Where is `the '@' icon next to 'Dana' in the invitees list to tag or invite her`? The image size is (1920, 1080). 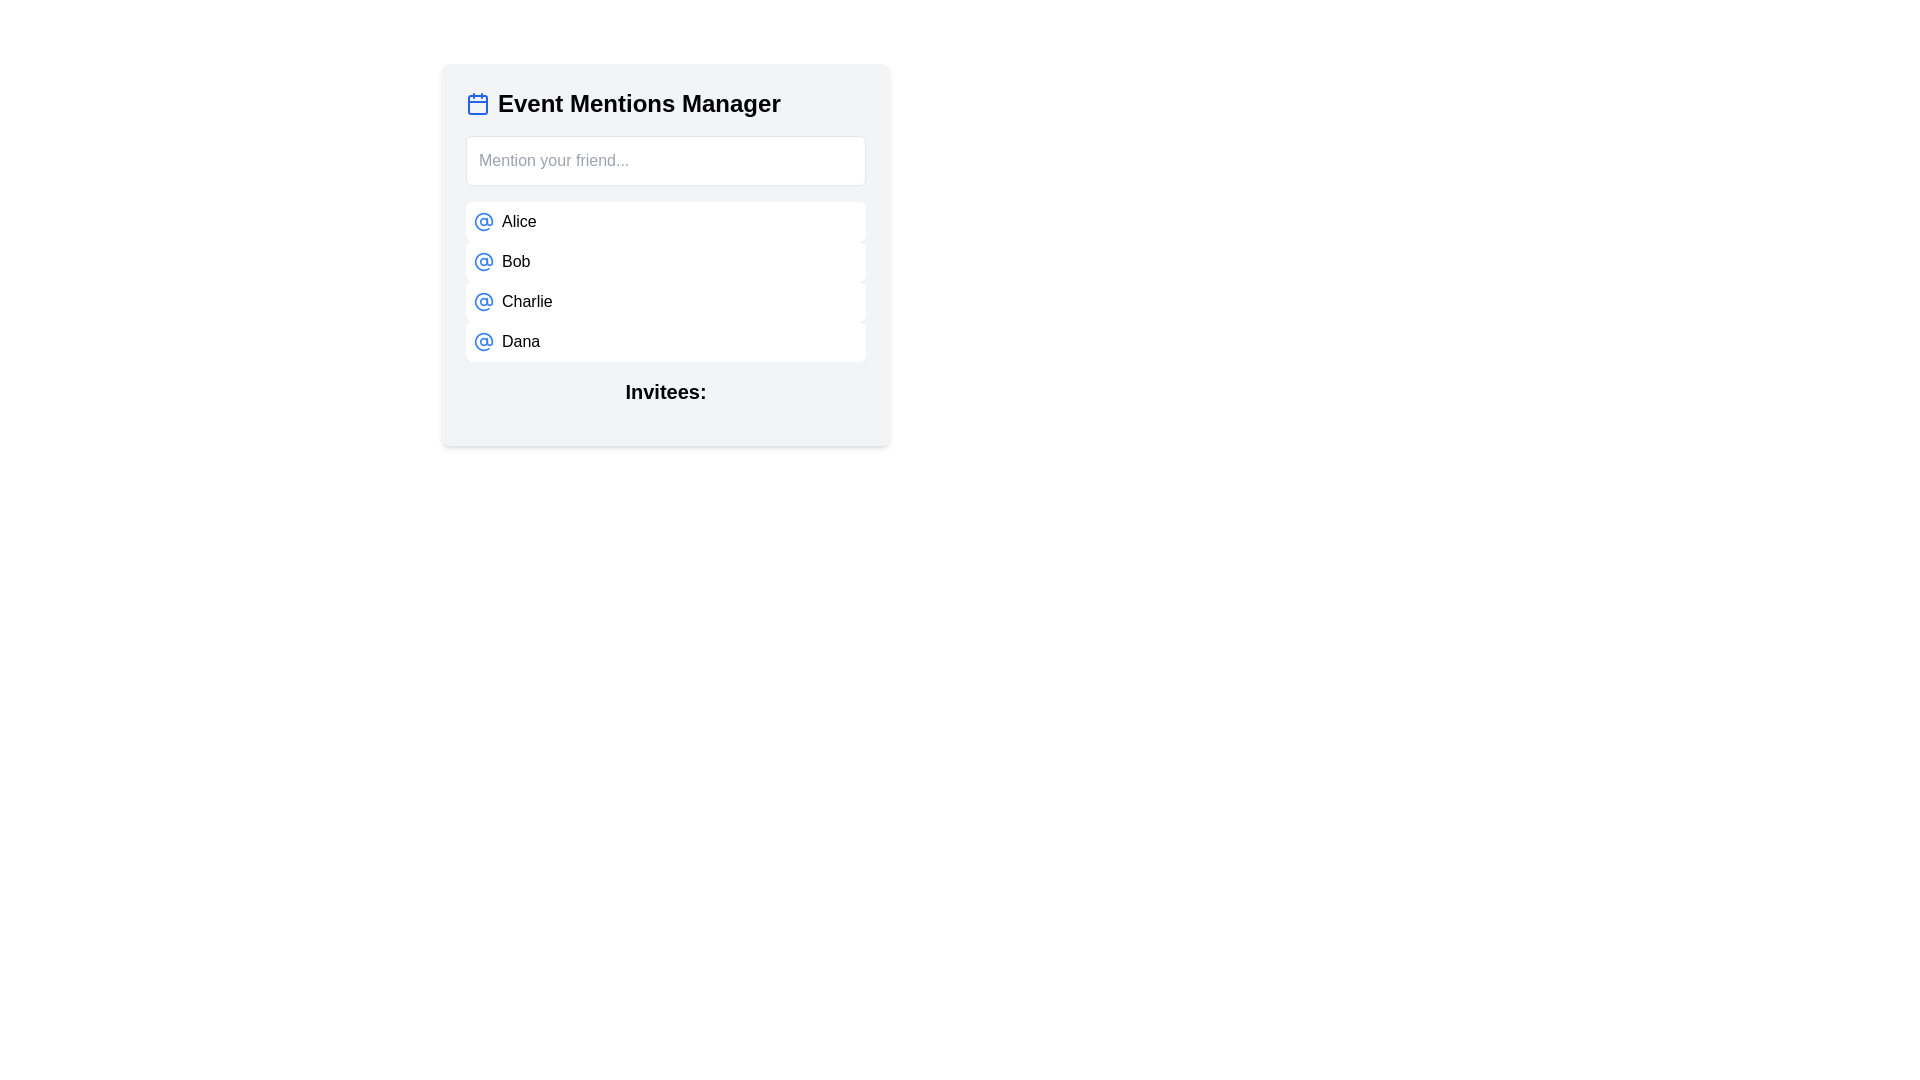
the '@' icon next to 'Dana' in the invitees list to tag or invite her is located at coordinates (484, 341).